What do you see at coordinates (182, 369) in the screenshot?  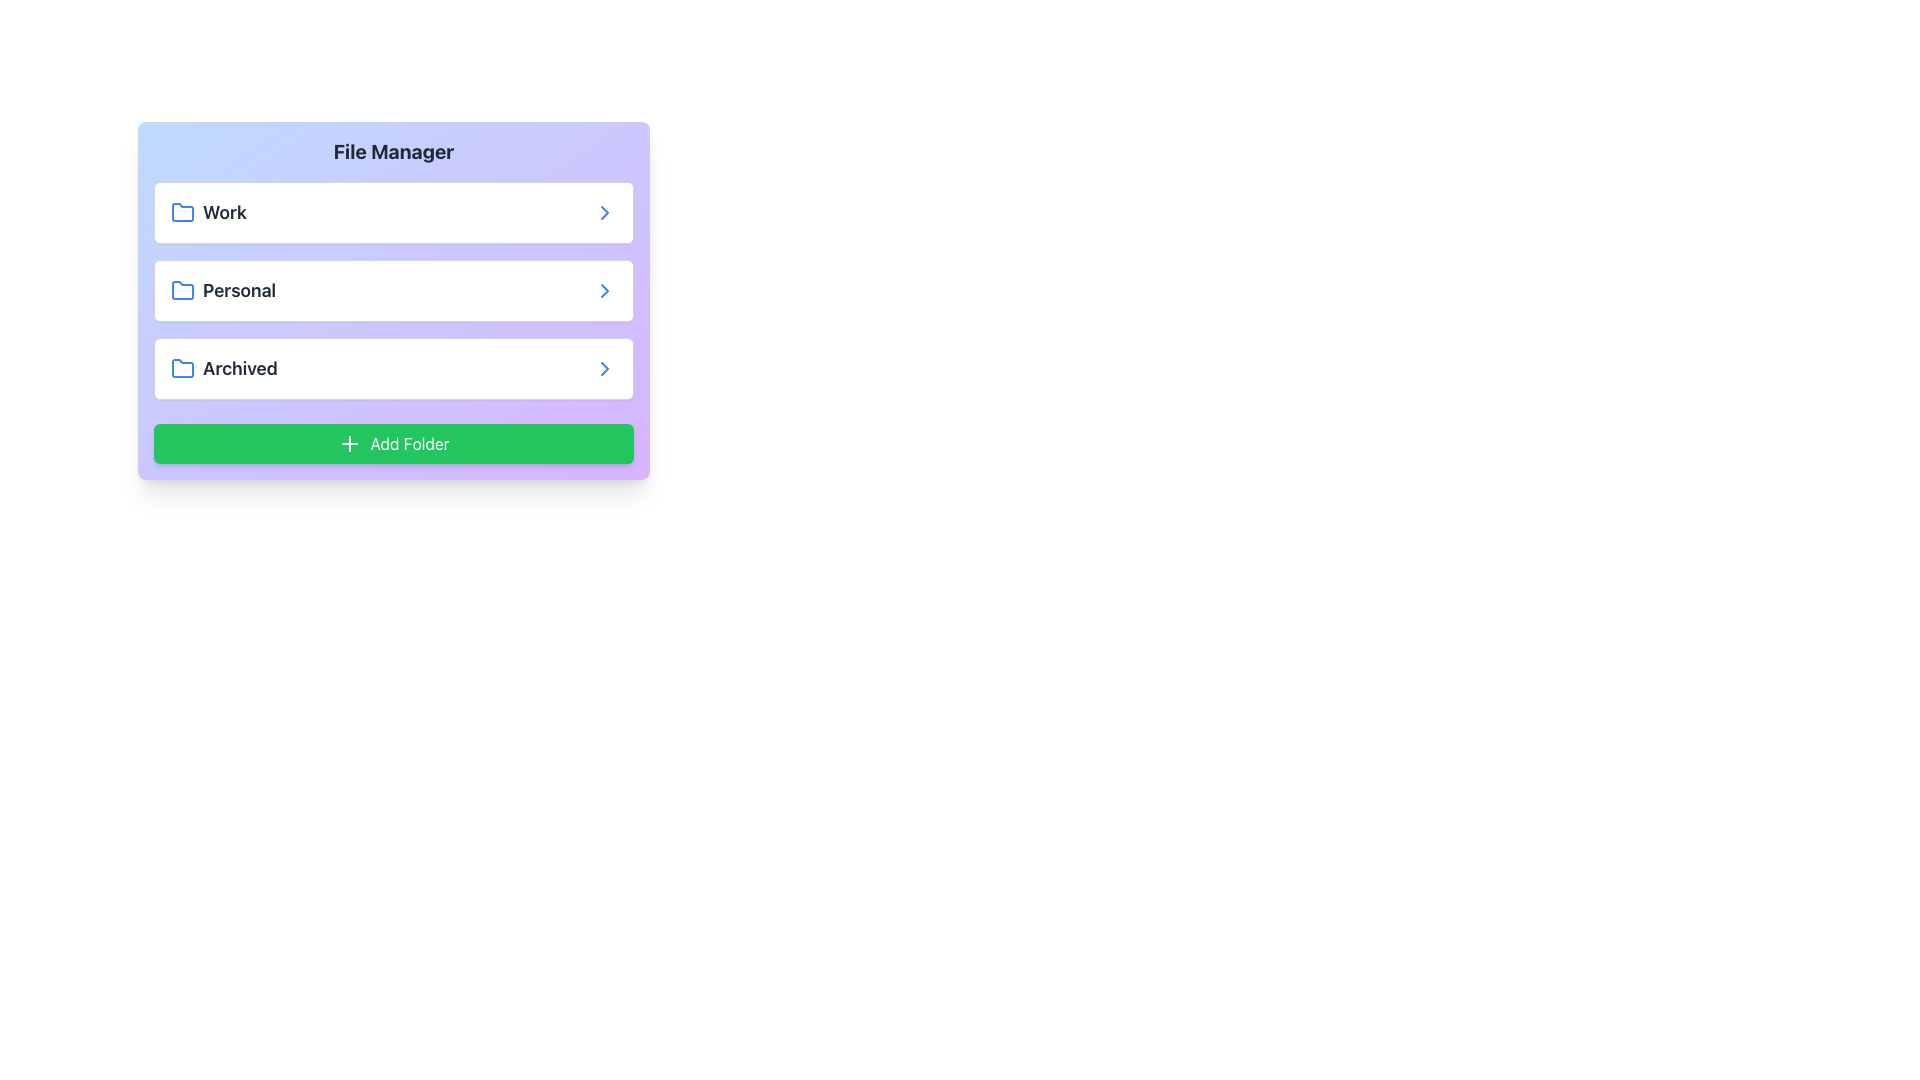 I see `the blue-colored folder icon located to the left of the 'Archived' label in the file manager interface` at bounding box center [182, 369].